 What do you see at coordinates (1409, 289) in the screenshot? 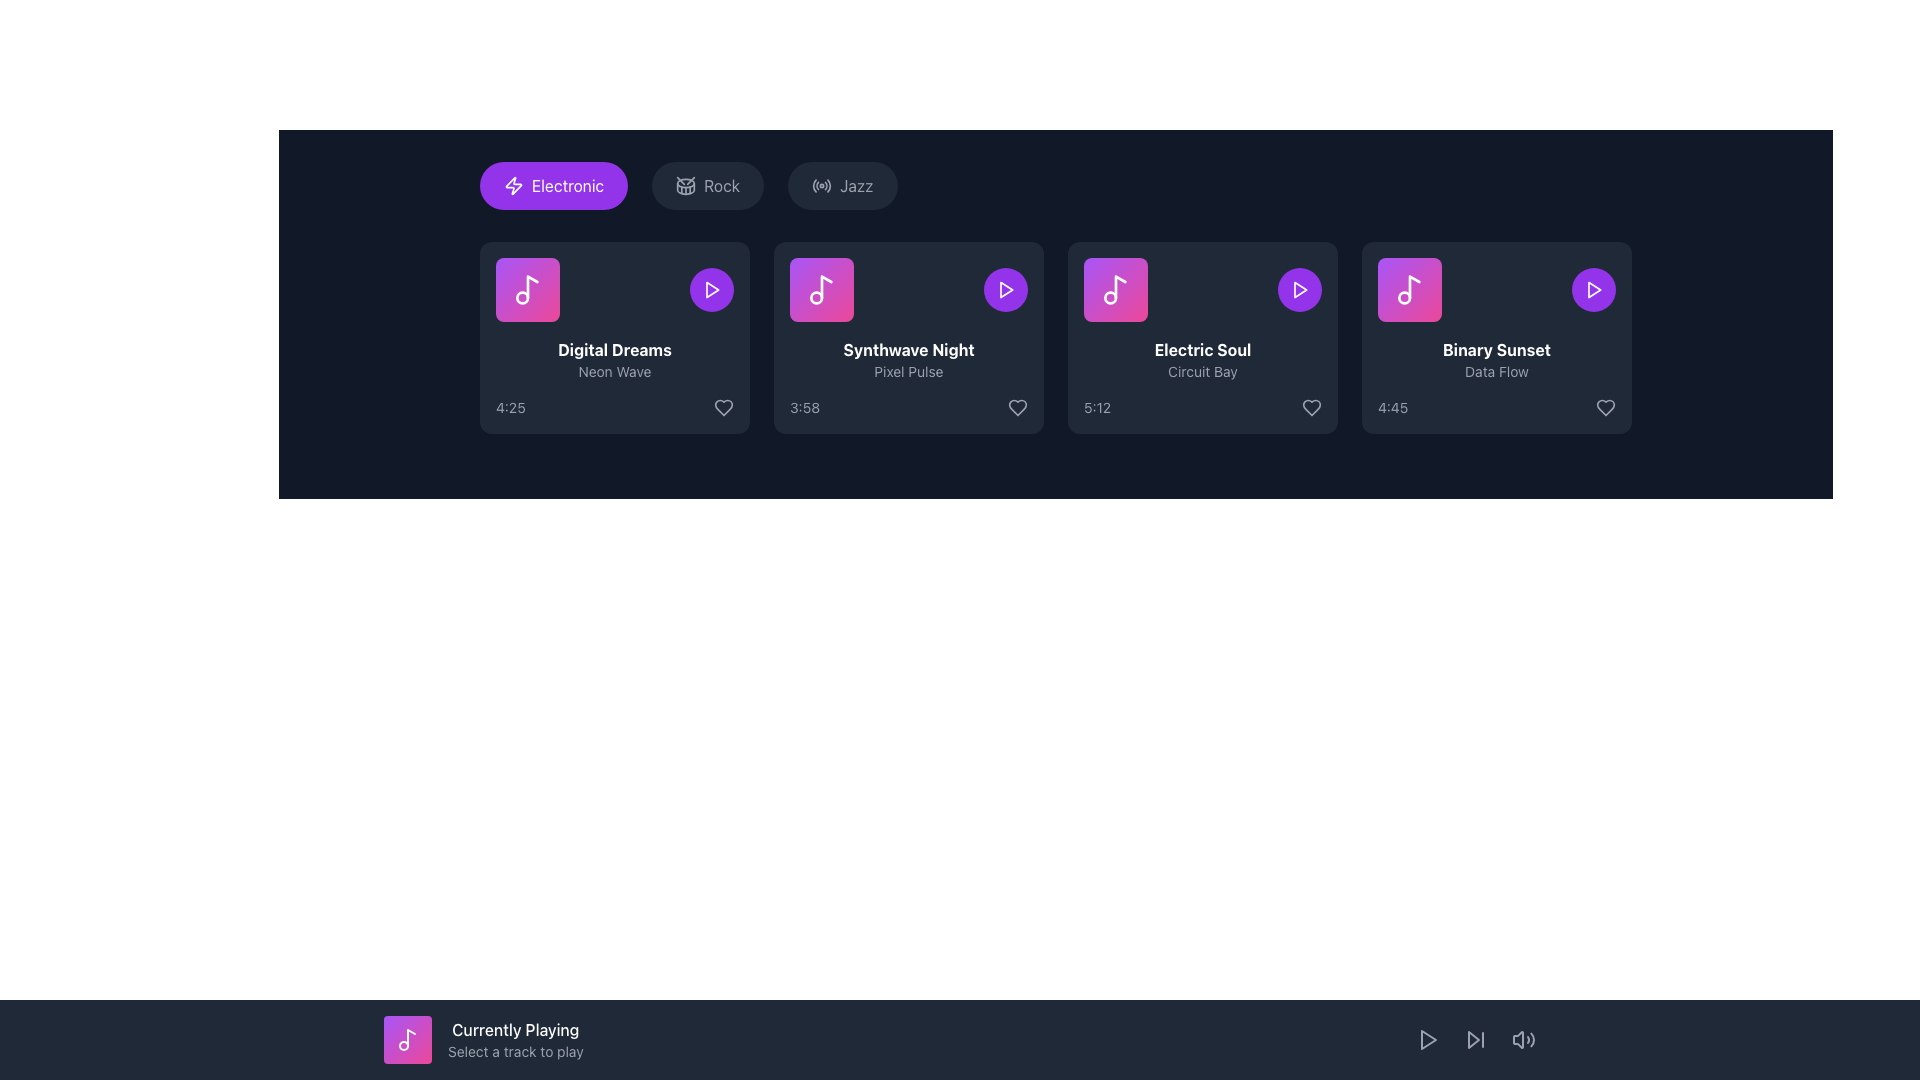
I see `the white musical note icon associated with the 'Binary Sunset' track card, which is the fourth item in the row of track cards` at bounding box center [1409, 289].